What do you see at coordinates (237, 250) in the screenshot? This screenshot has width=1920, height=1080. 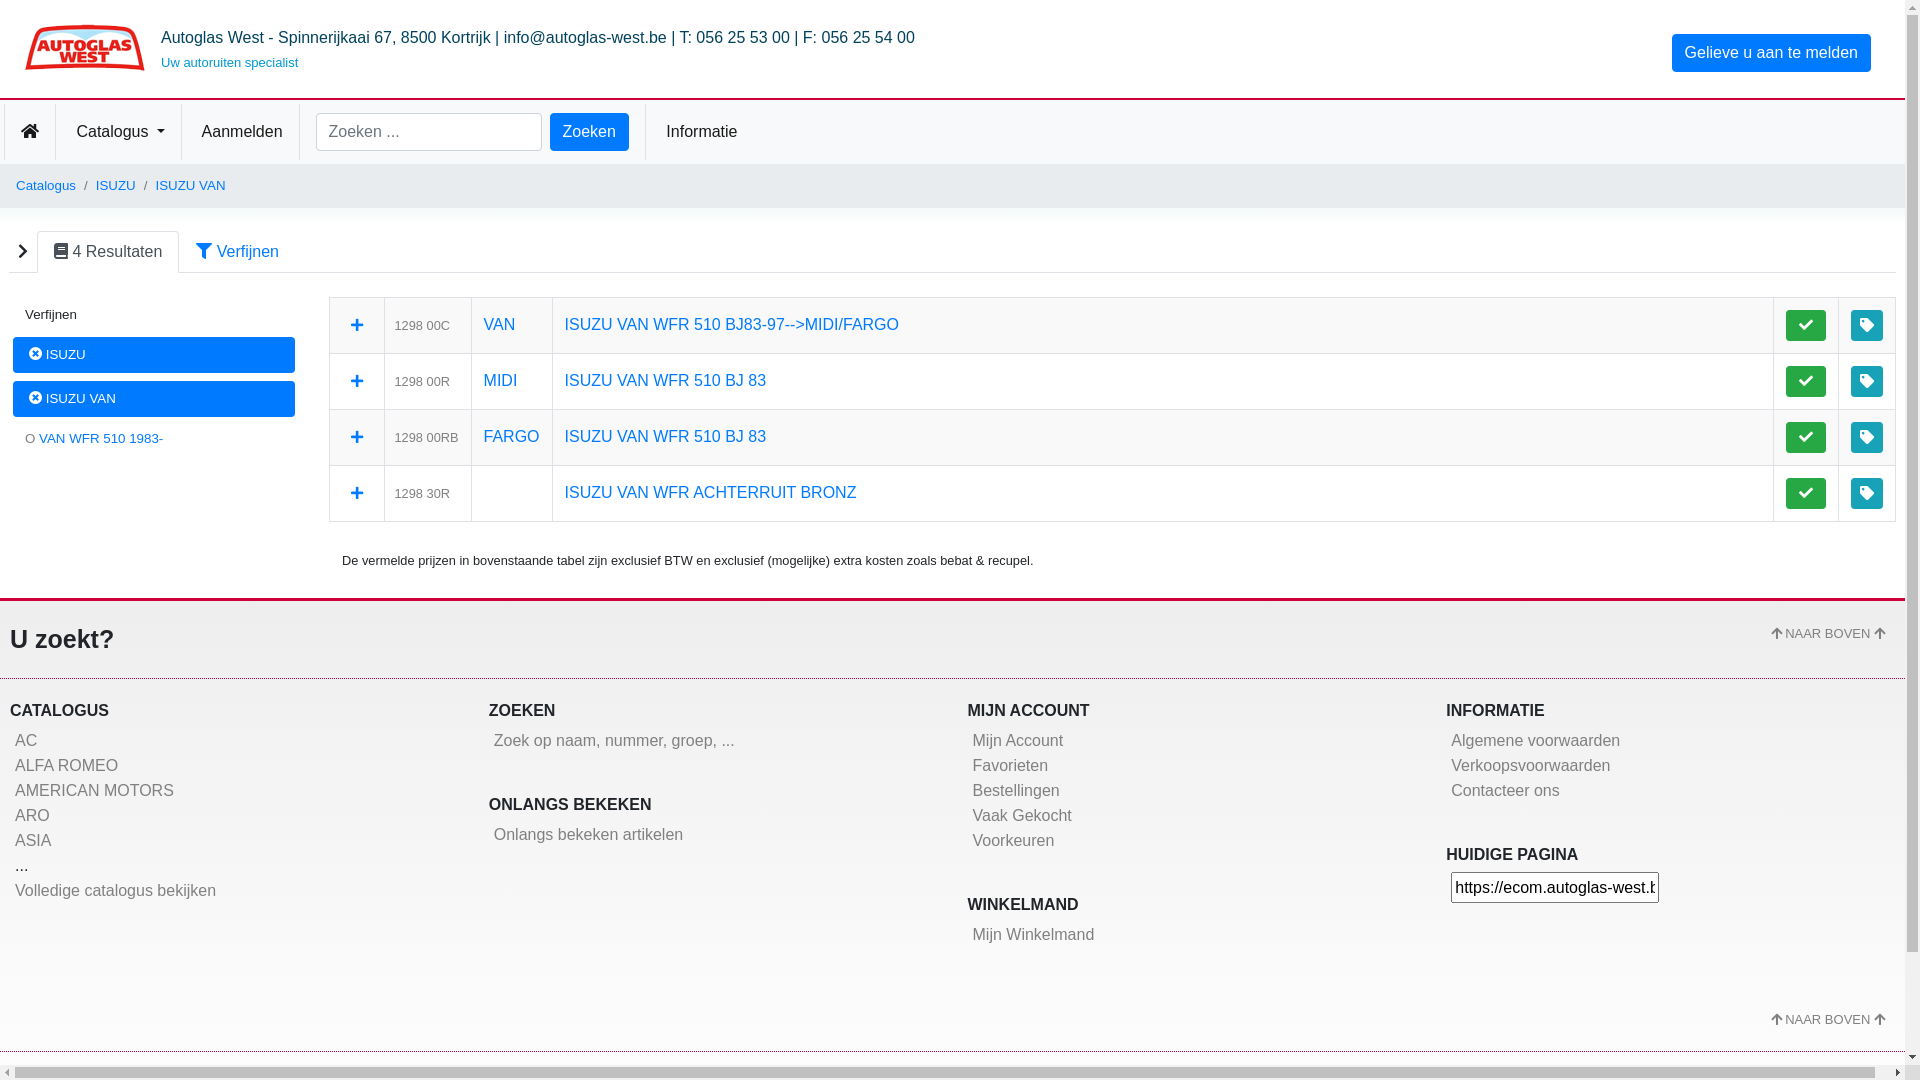 I see `'Verfijnen'` at bounding box center [237, 250].